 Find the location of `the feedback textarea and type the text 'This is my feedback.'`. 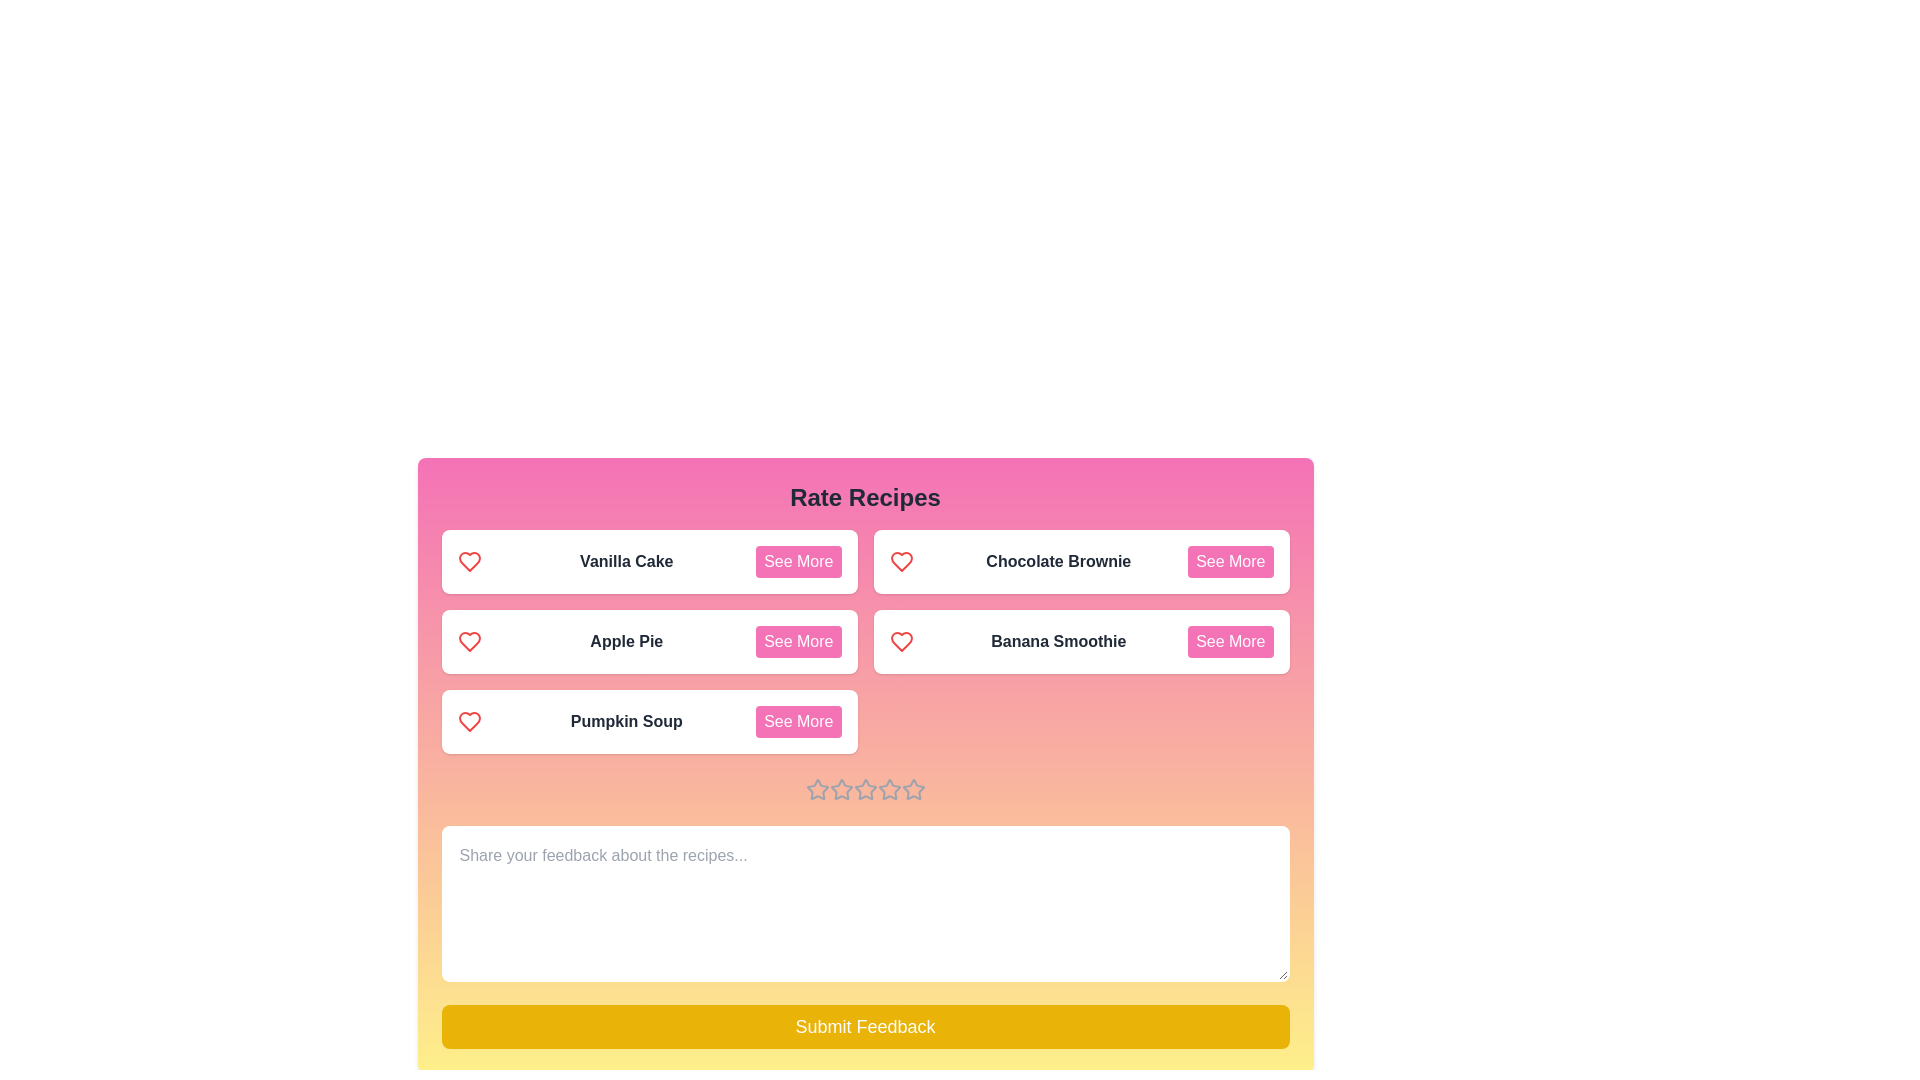

the feedback textarea and type the text 'This is my feedback.' is located at coordinates (865, 903).